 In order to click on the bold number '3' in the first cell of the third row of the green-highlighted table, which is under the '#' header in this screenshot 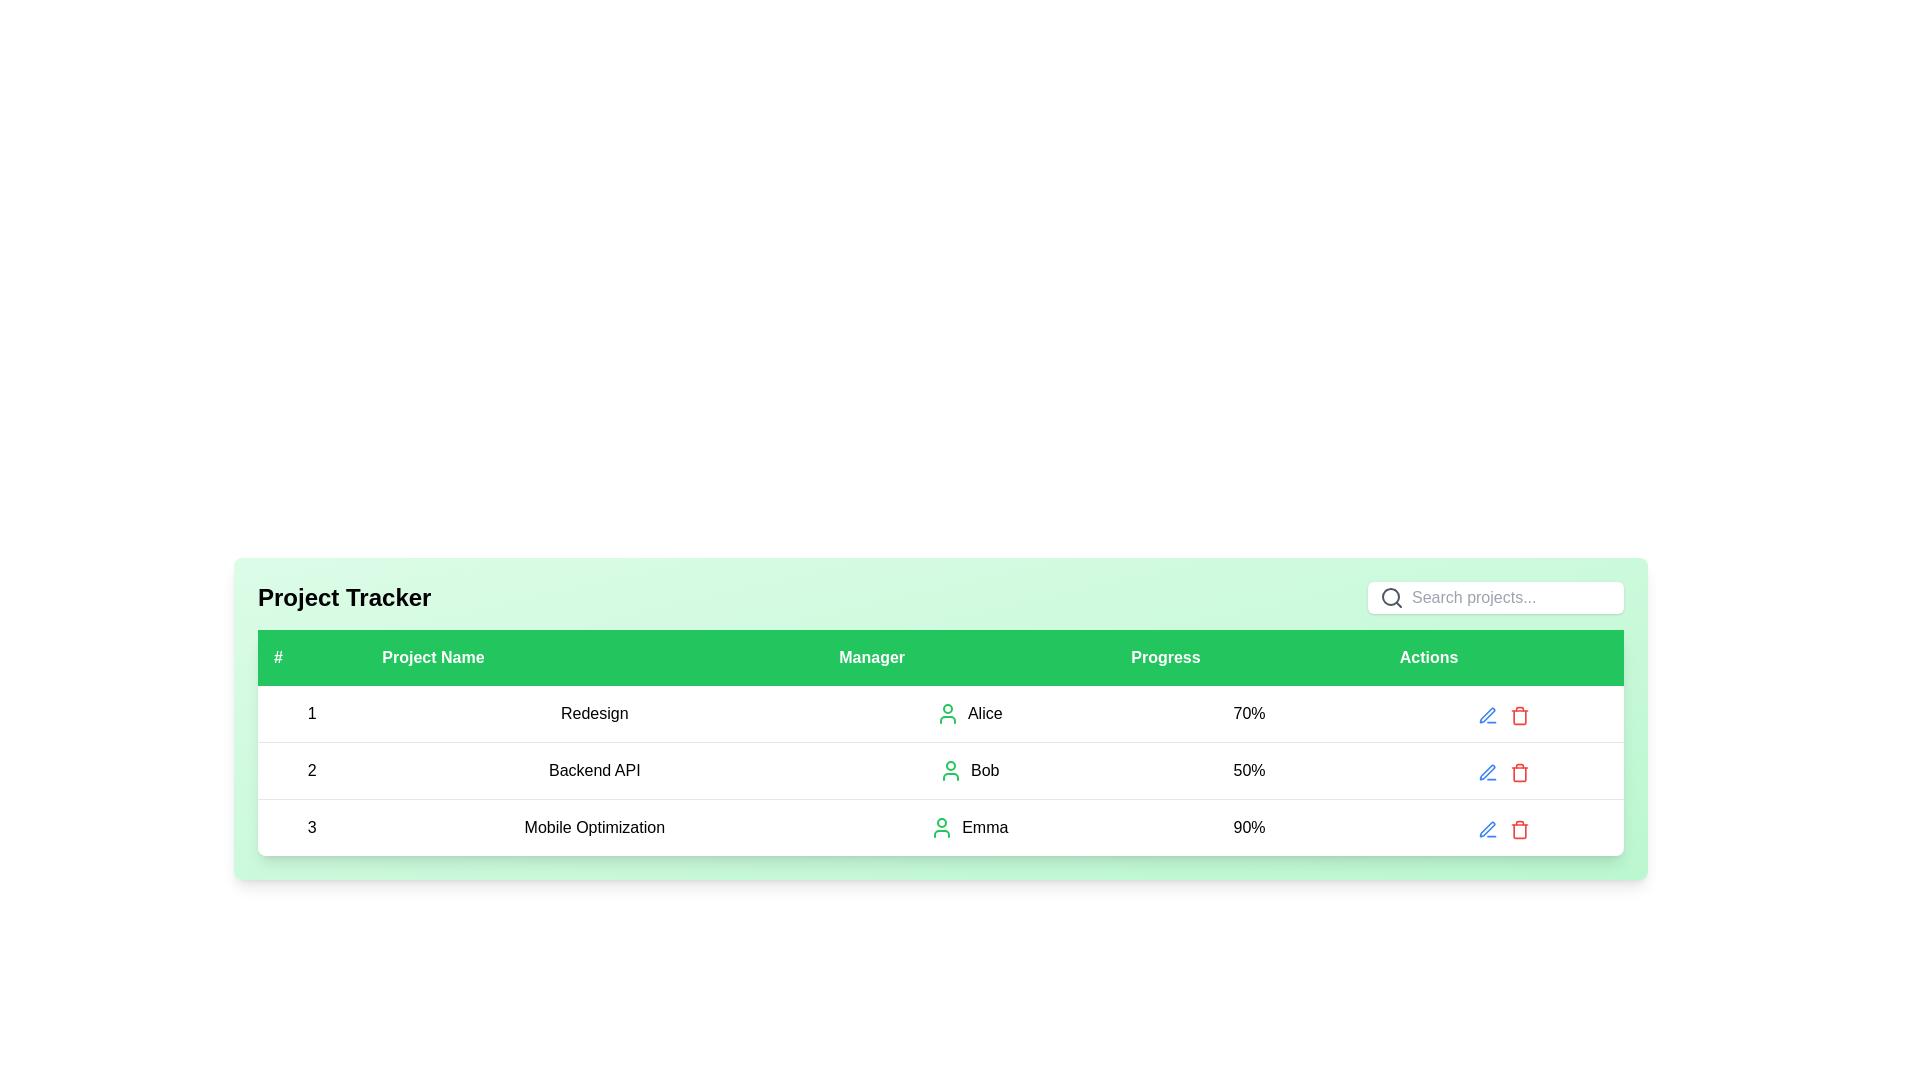, I will do `click(311, 827)`.